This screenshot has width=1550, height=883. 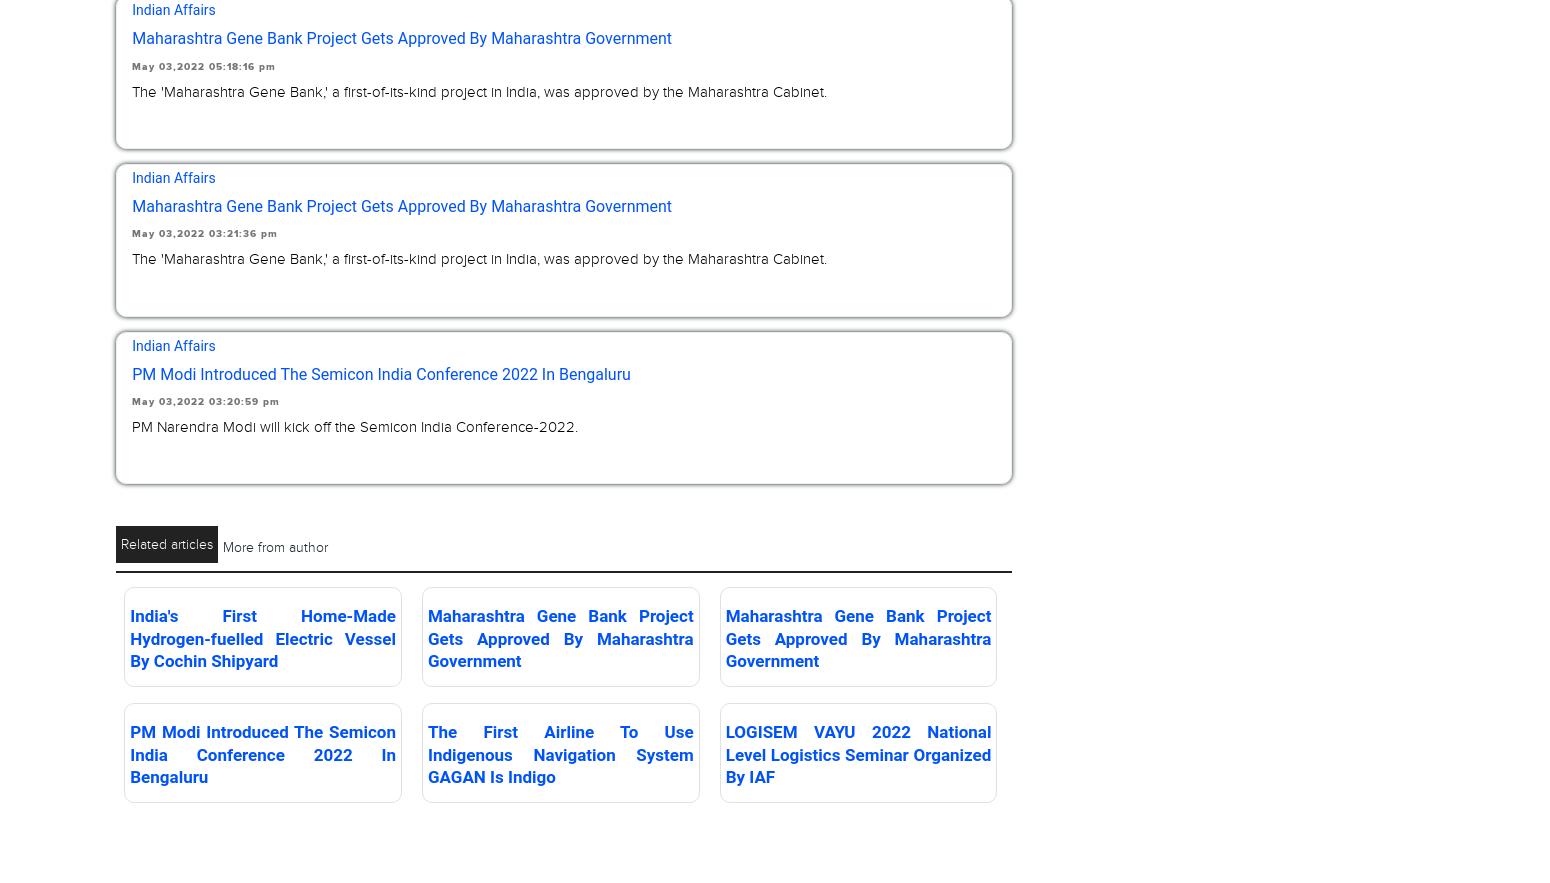 I want to click on 'LOGISEM VAYU 2022 National Level Logistics Seminar Organized By IAF', so click(x=724, y=753).